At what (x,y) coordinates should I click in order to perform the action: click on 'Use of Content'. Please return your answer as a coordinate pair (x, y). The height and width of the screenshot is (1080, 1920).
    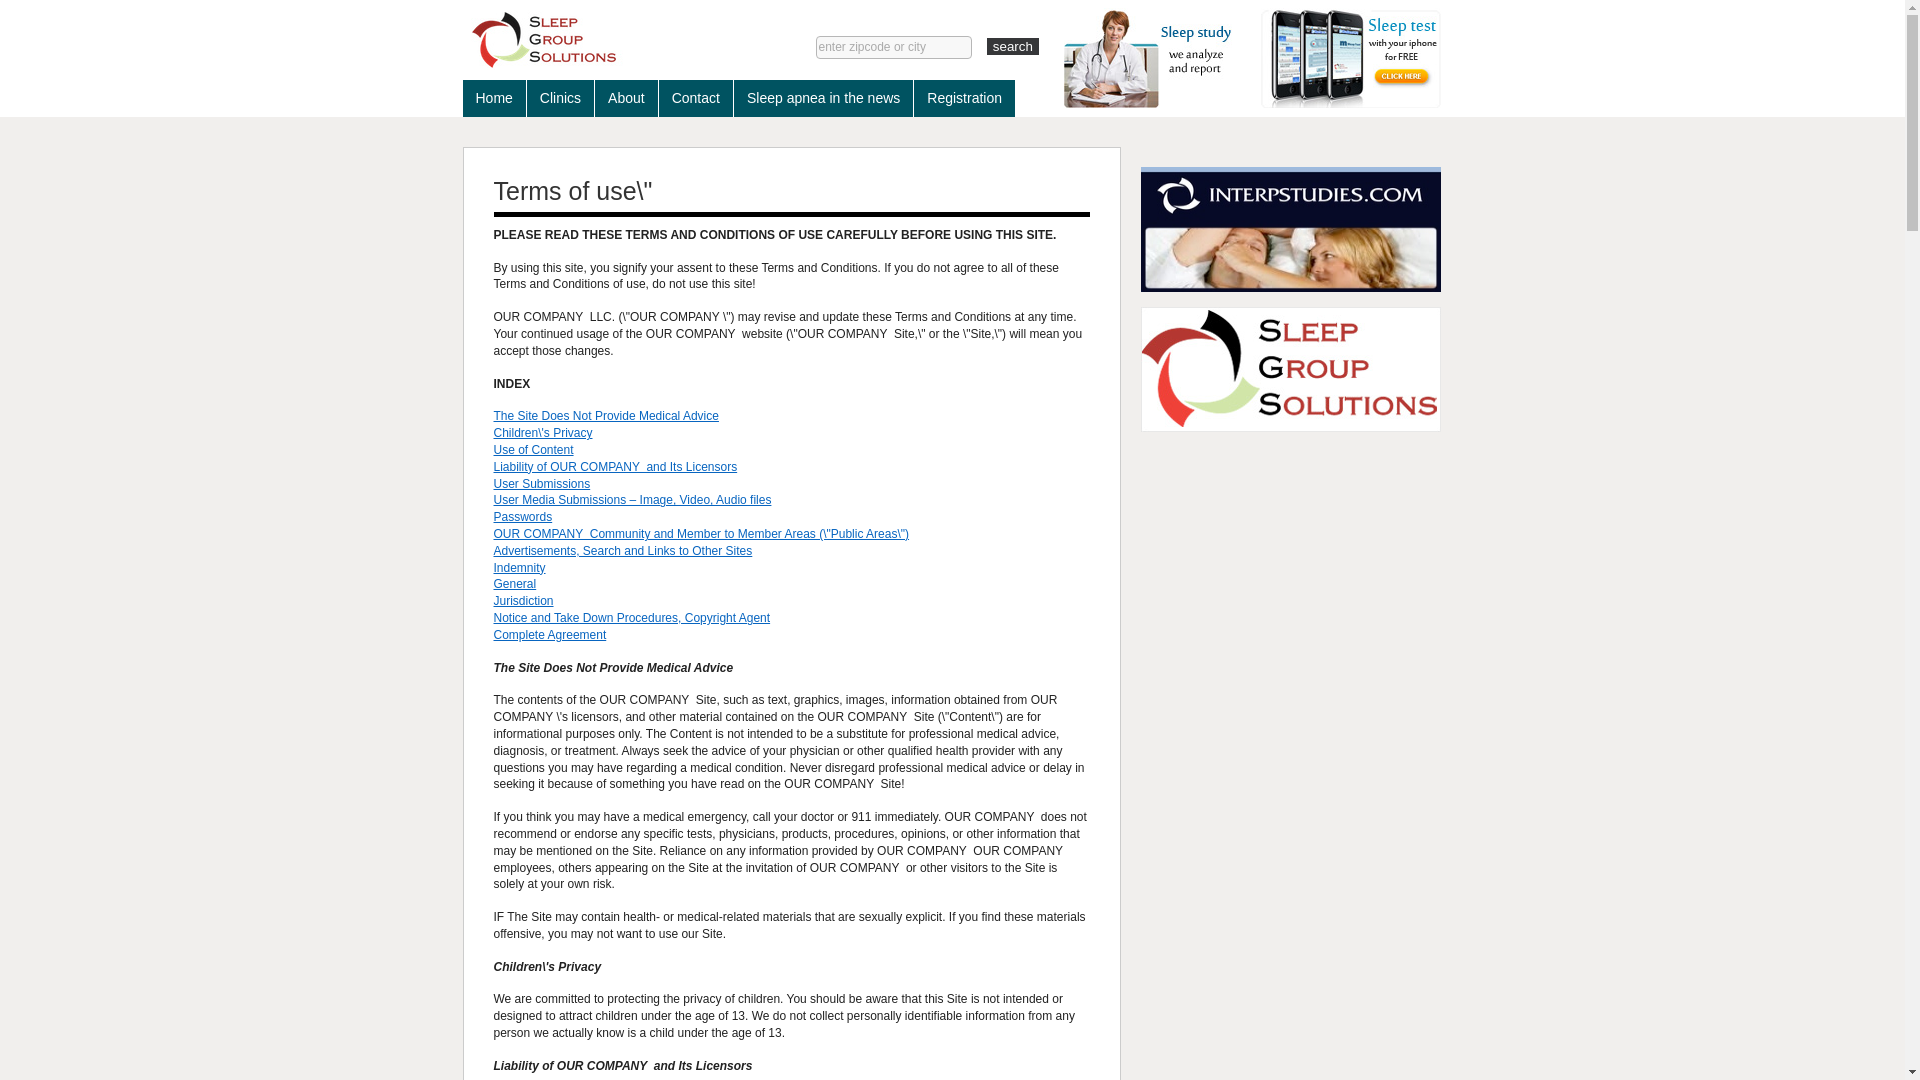
    Looking at the image, I should click on (533, 450).